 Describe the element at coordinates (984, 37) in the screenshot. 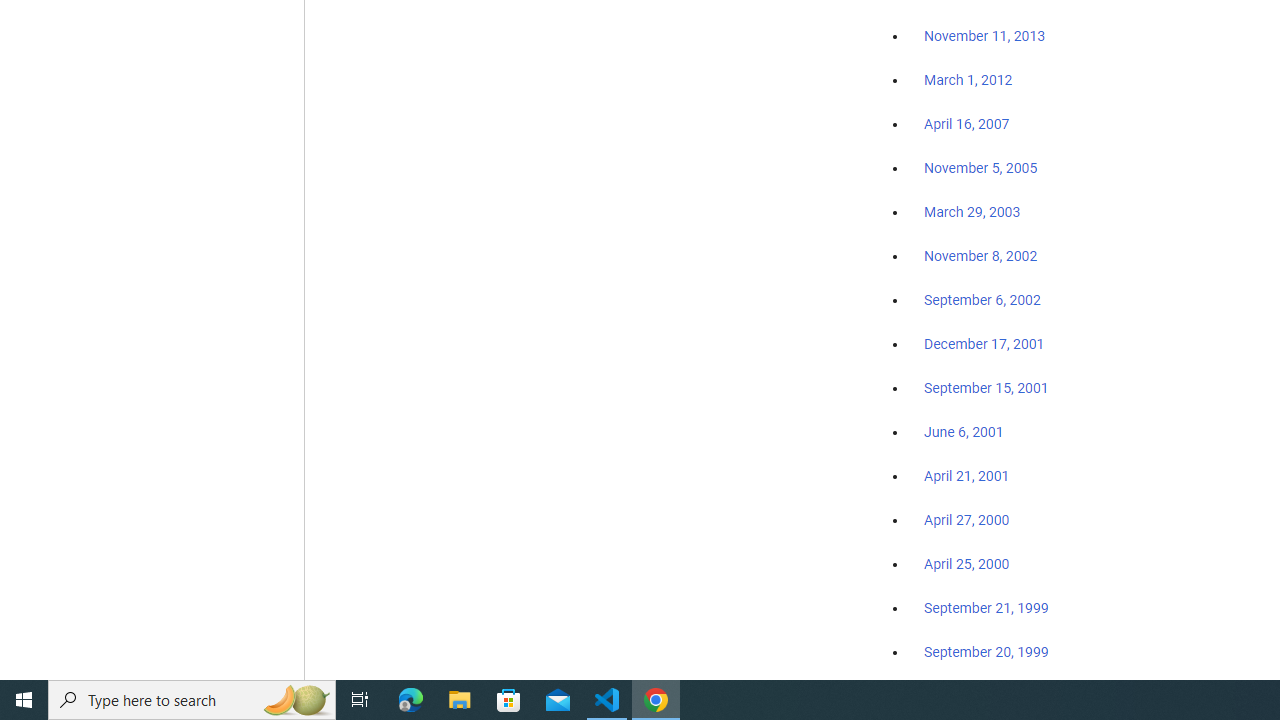

I see `'November 11, 2013'` at that location.